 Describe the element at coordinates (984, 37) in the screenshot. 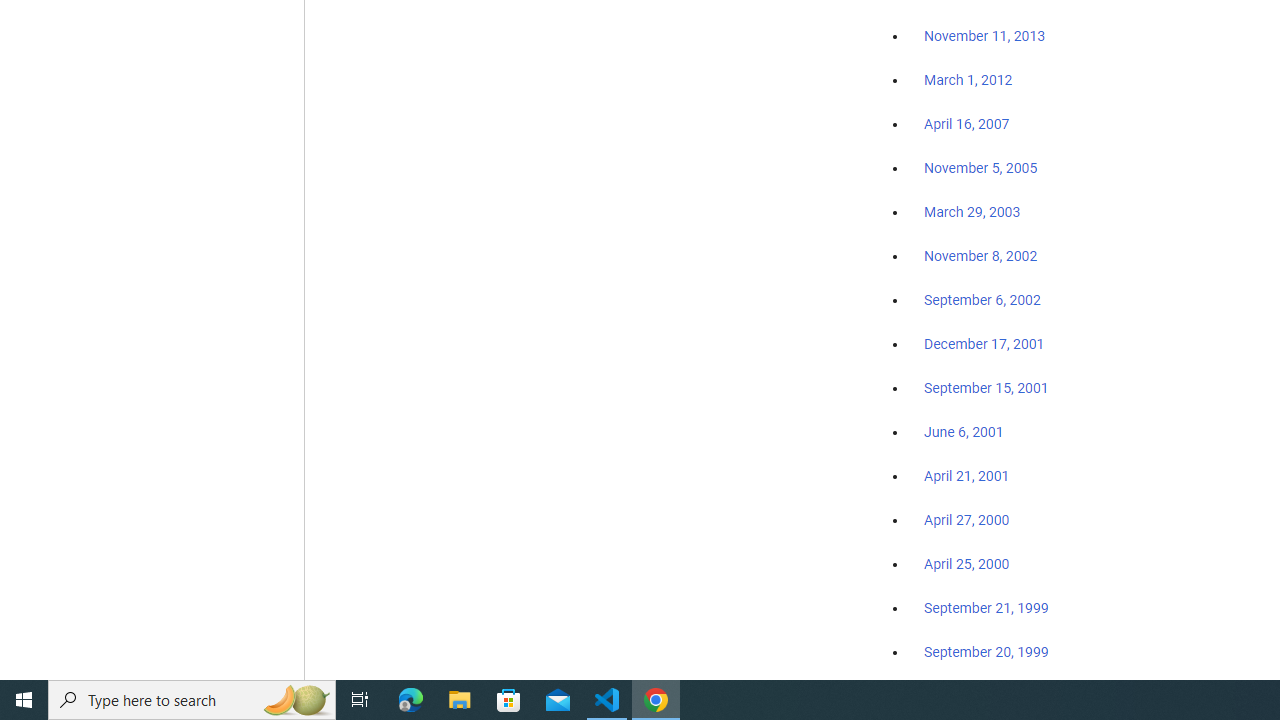

I see `'November 11, 2013'` at that location.